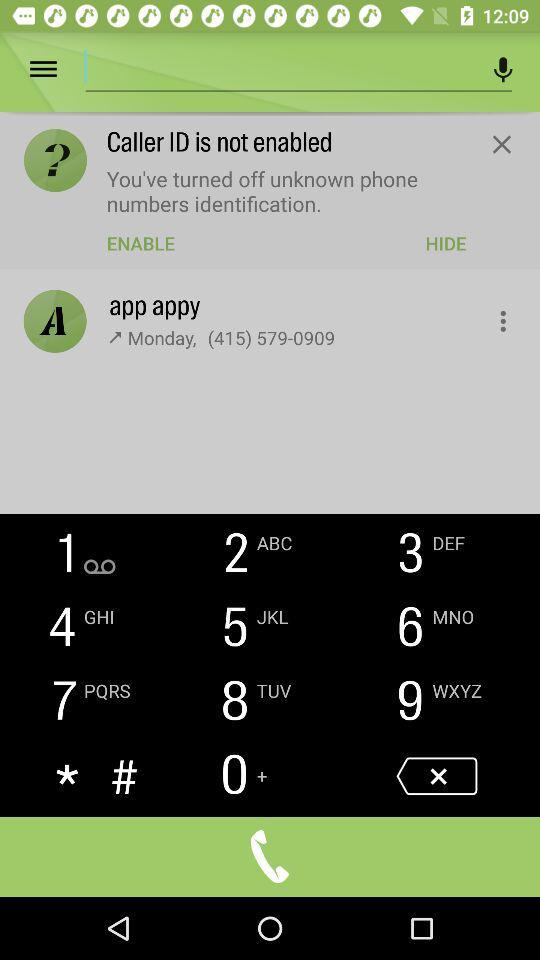 The width and height of the screenshot is (540, 960). Describe the element at coordinates (491, 316) in the screenshot. I see `show more options` at that location.